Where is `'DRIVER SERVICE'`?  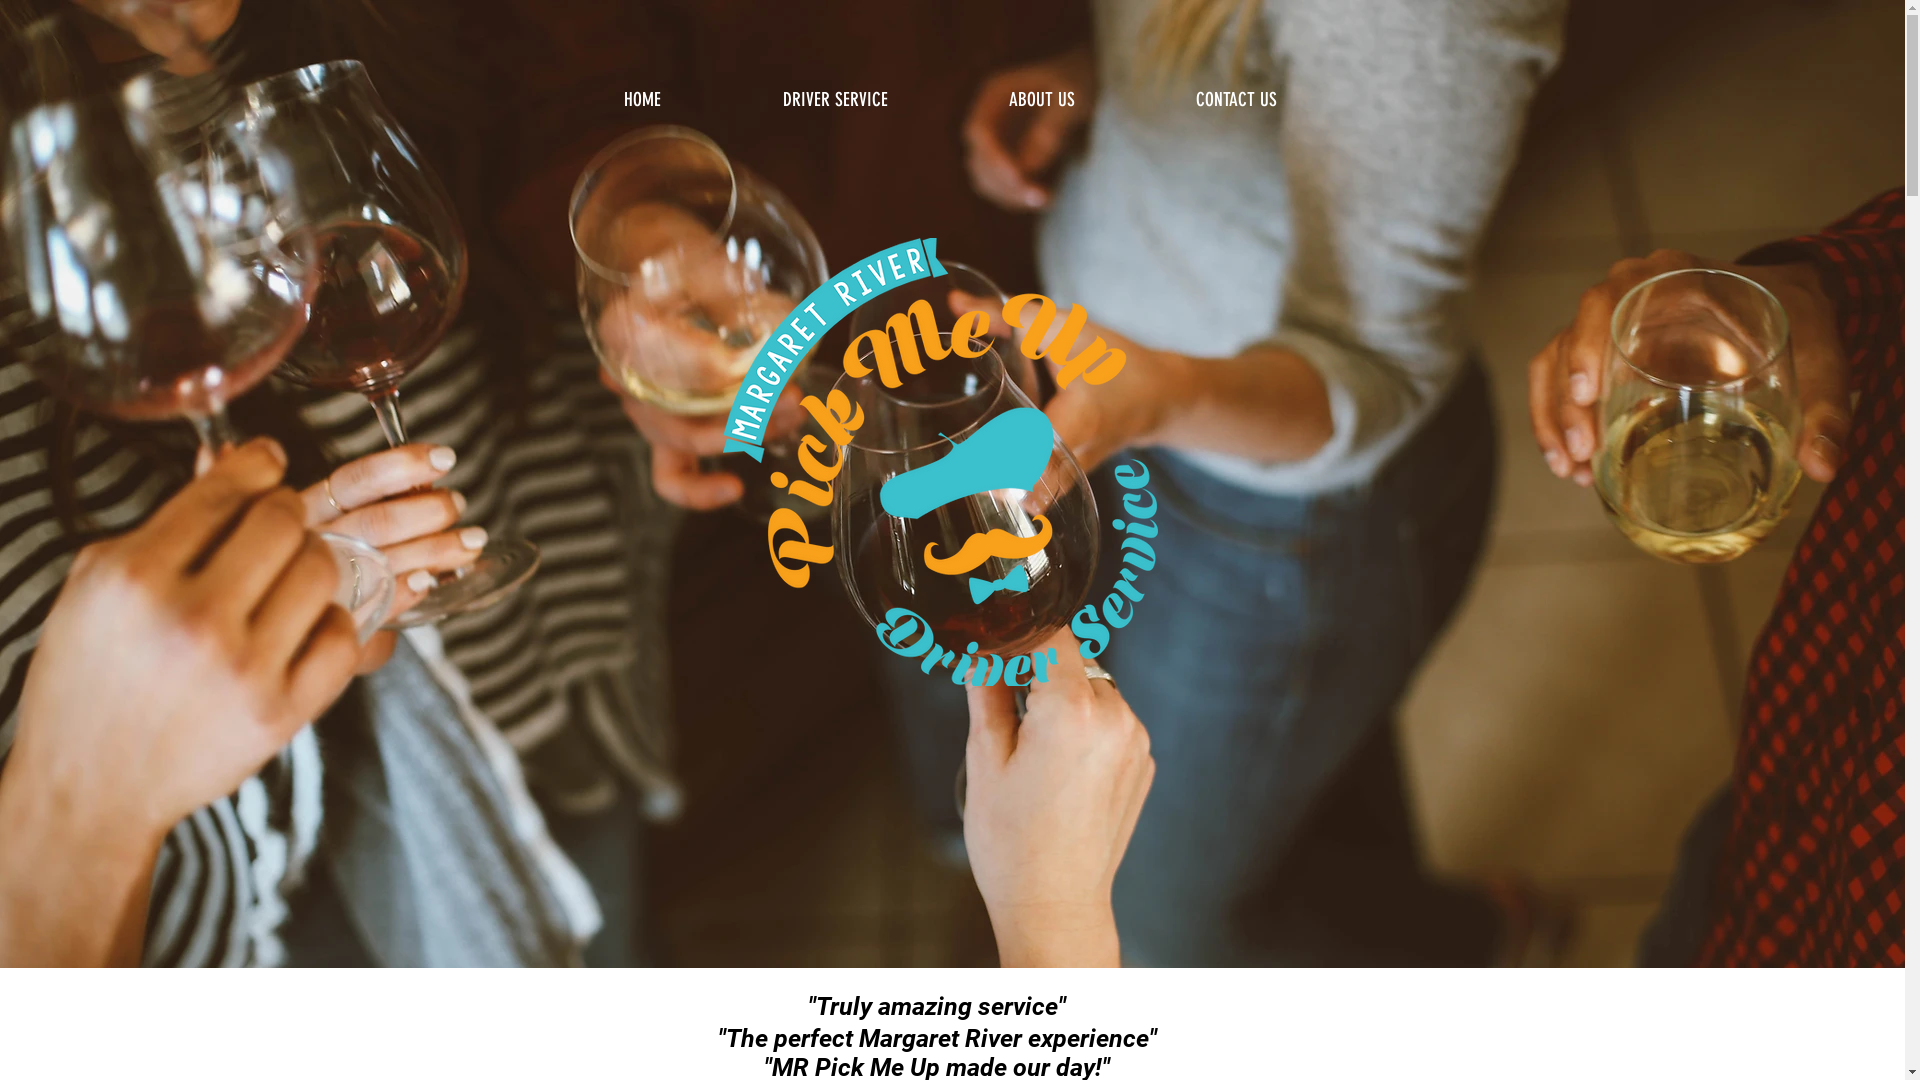
'DRIVER SERVICE' is located at coordinates (835, 99).